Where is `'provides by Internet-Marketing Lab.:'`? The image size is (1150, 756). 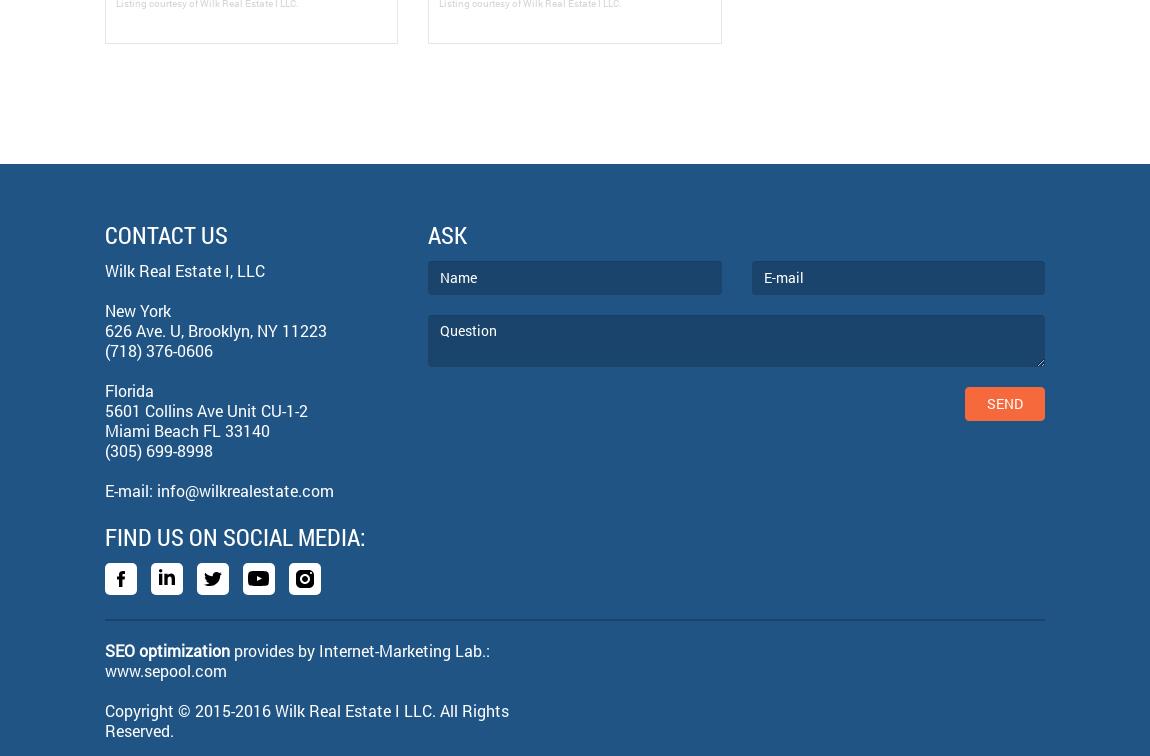
'provides by Internet-Marketing Lab.:' is located at coordinates (359, 649).